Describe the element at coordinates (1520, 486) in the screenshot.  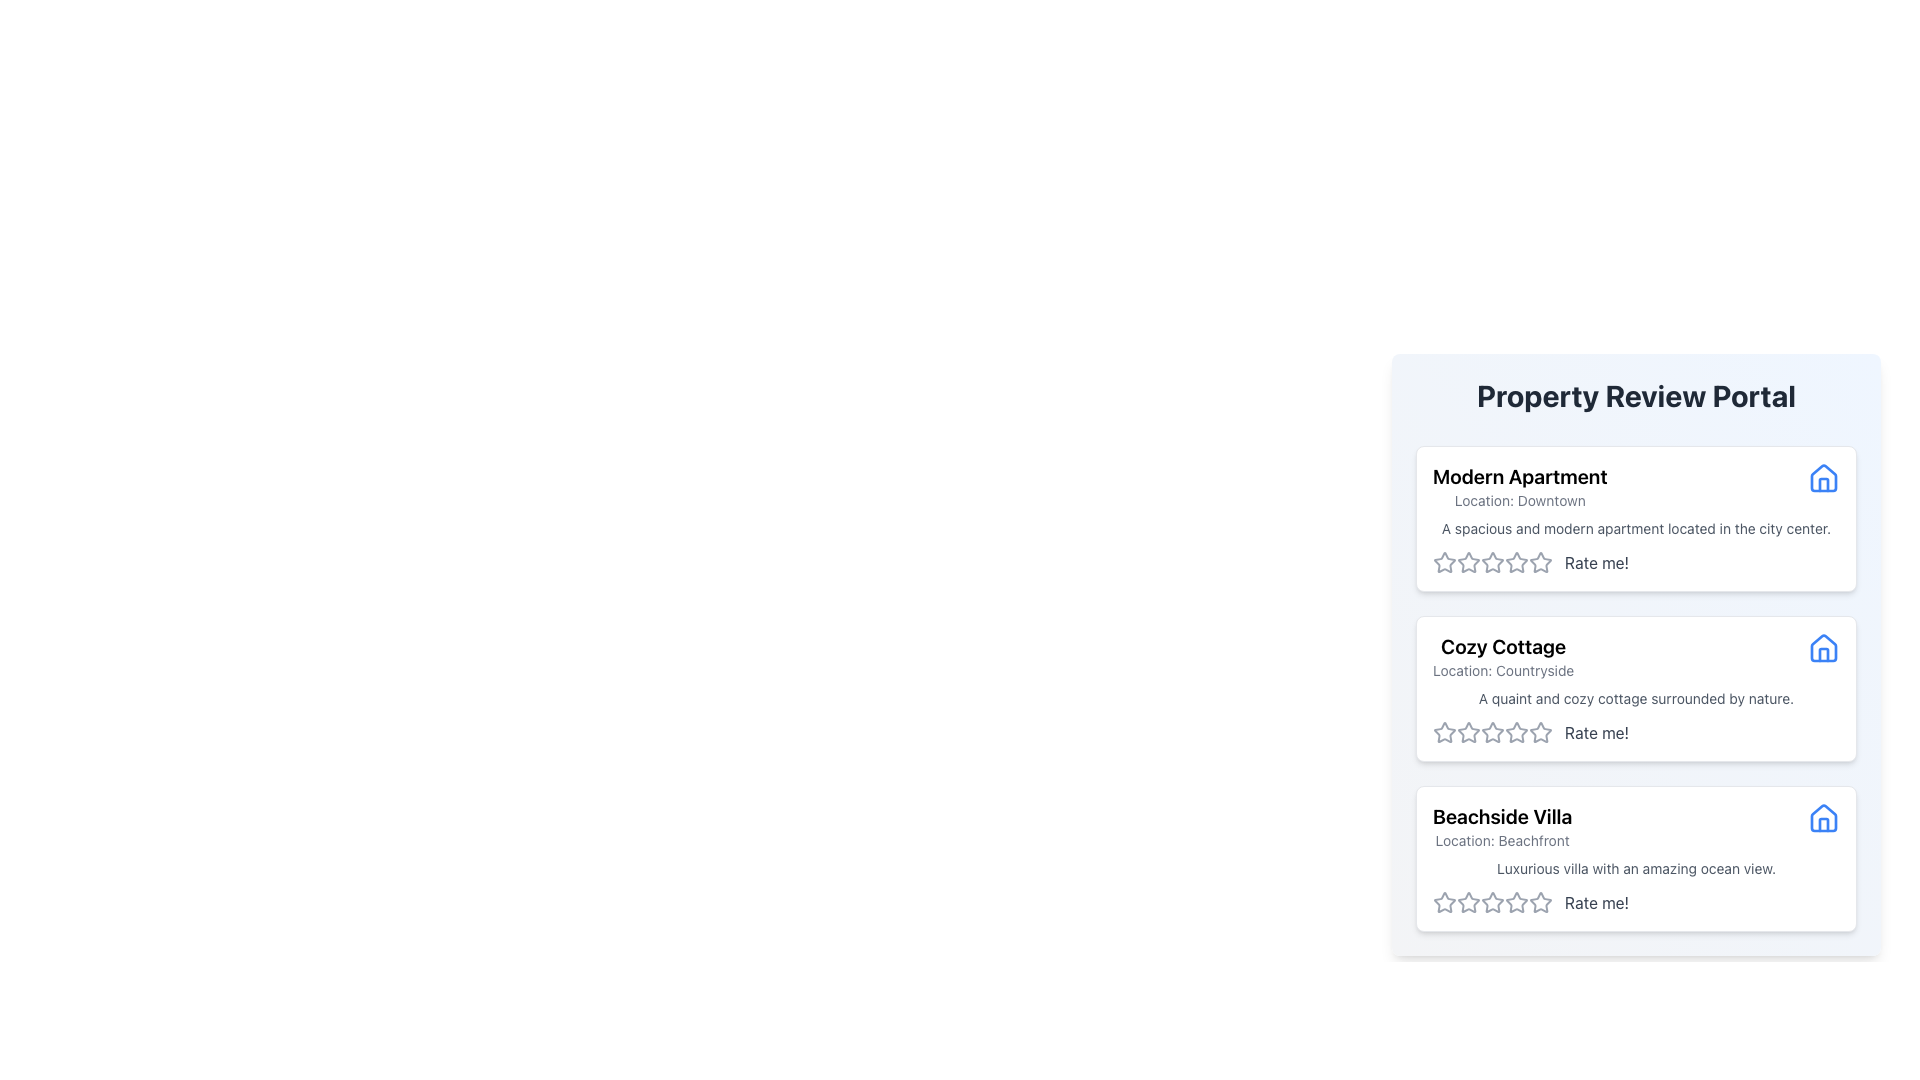
I see `text block displaying the property title 'Modern Apartment' and its location 'Location: Downtown', which is positioned at the upper-left corner of the property card` at that location.